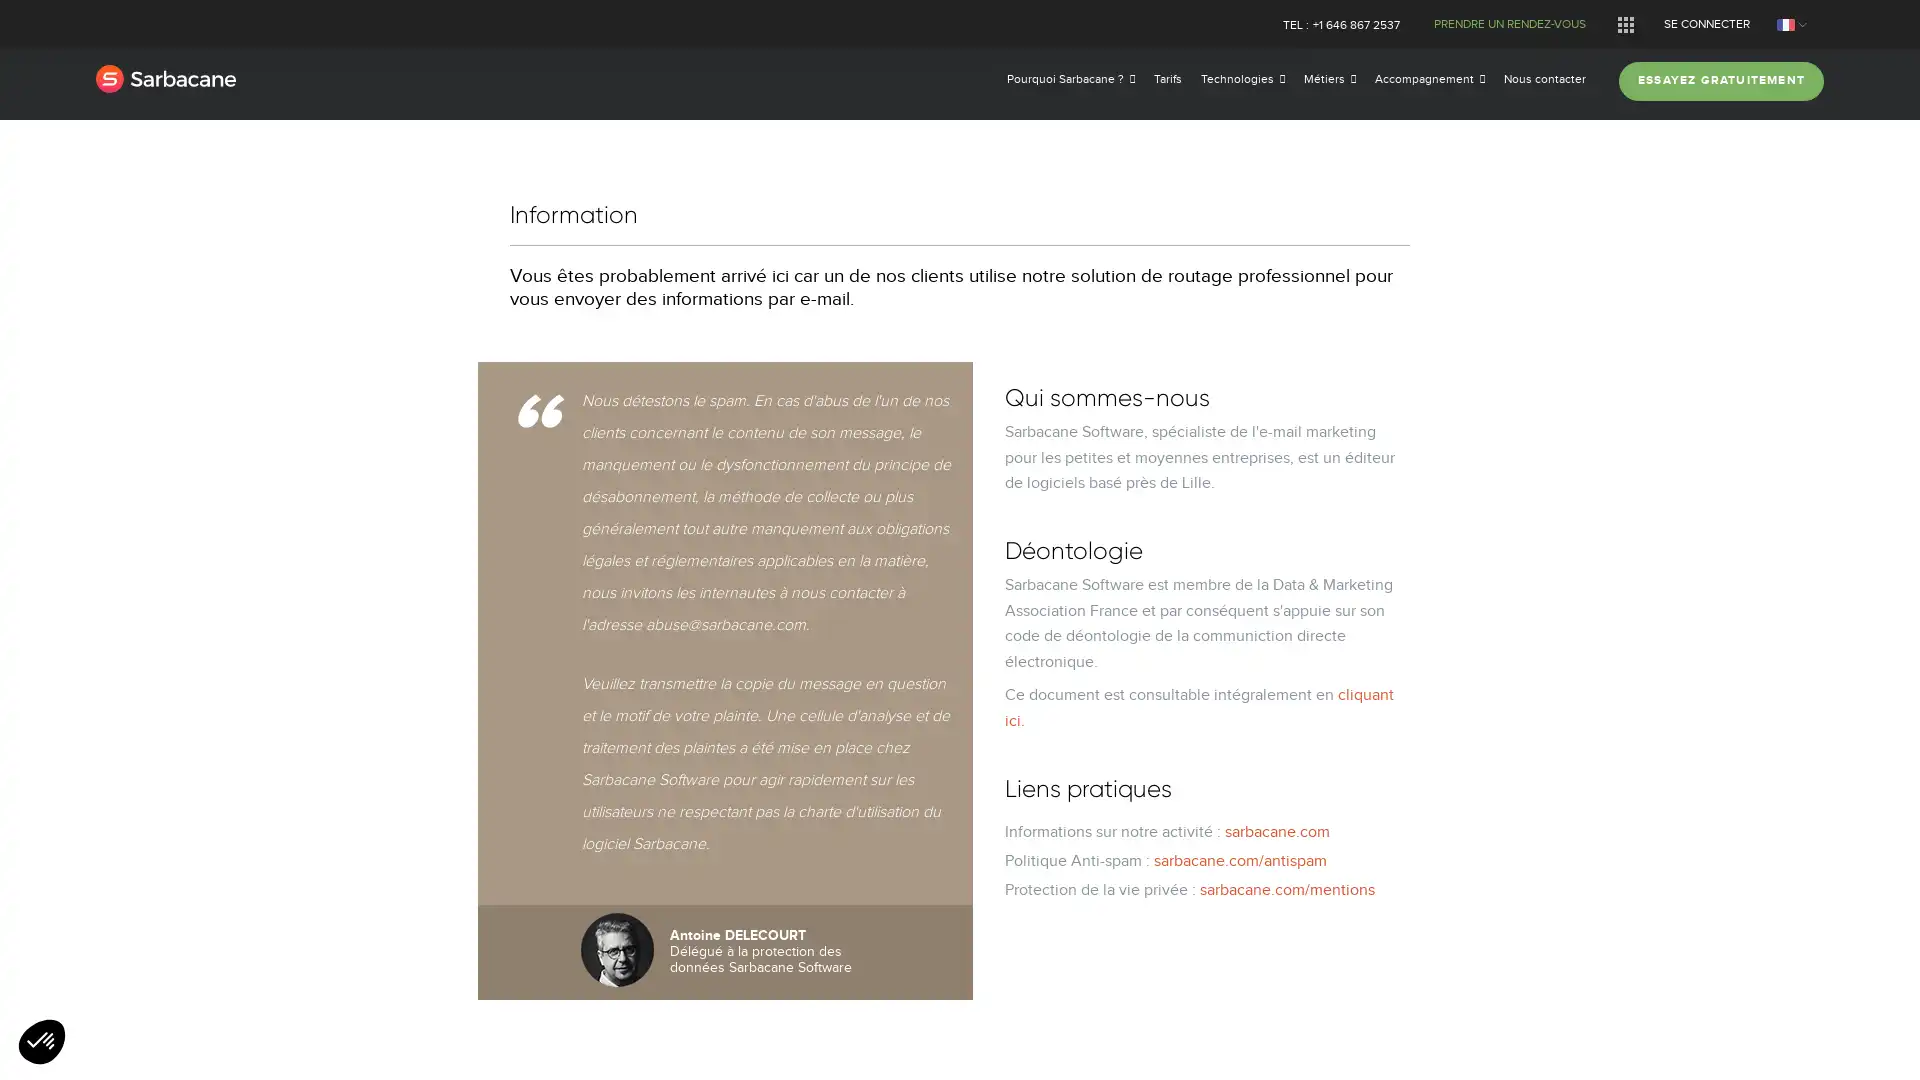  I want to click on Manage your preferences about cookies, so click(42, 1042).